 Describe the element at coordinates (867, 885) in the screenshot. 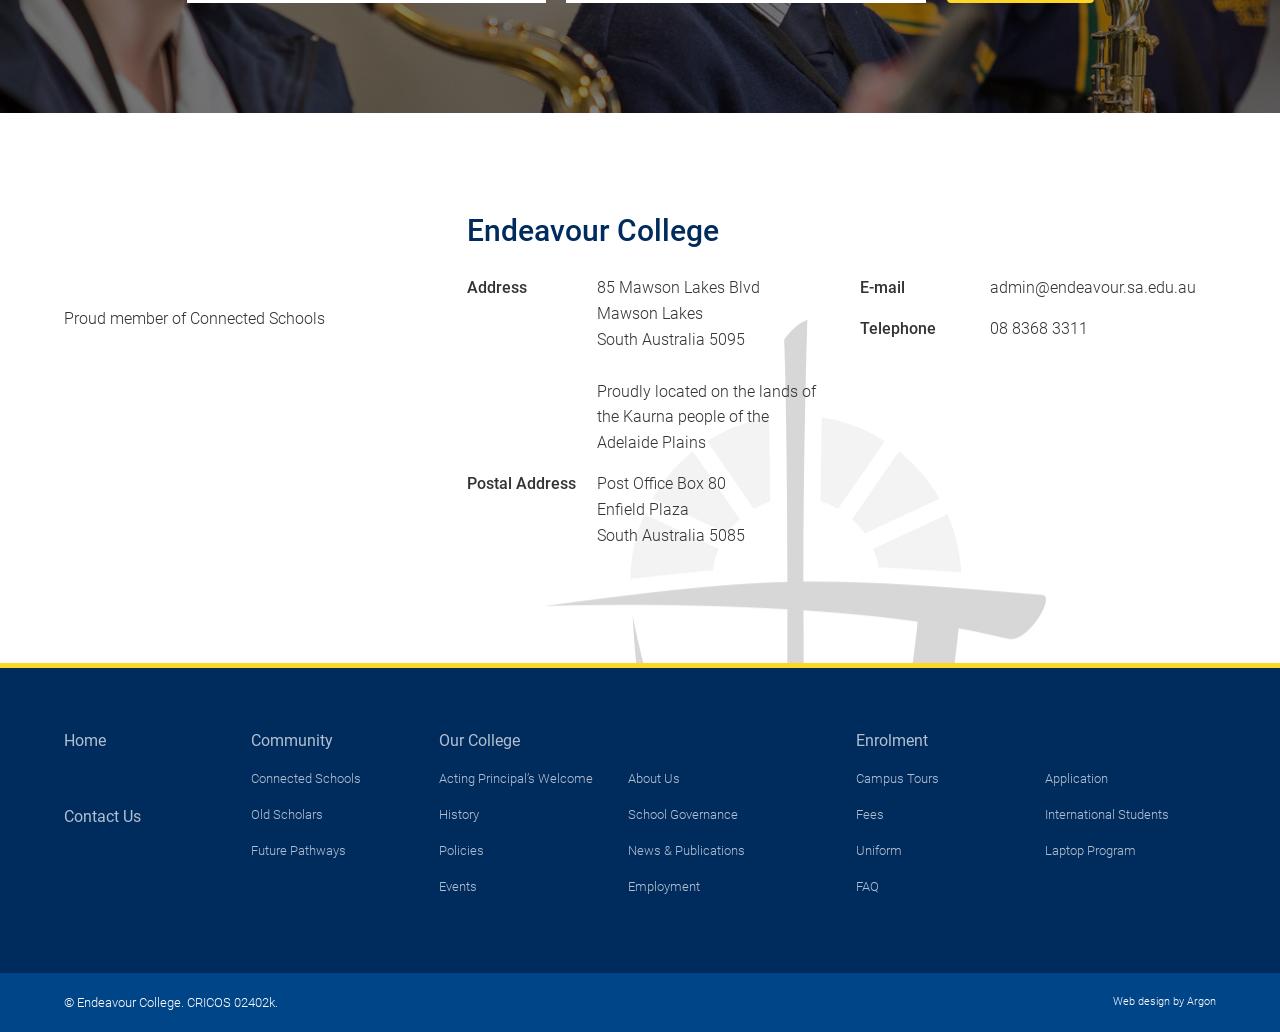

I see `'FAQ'` at that location.